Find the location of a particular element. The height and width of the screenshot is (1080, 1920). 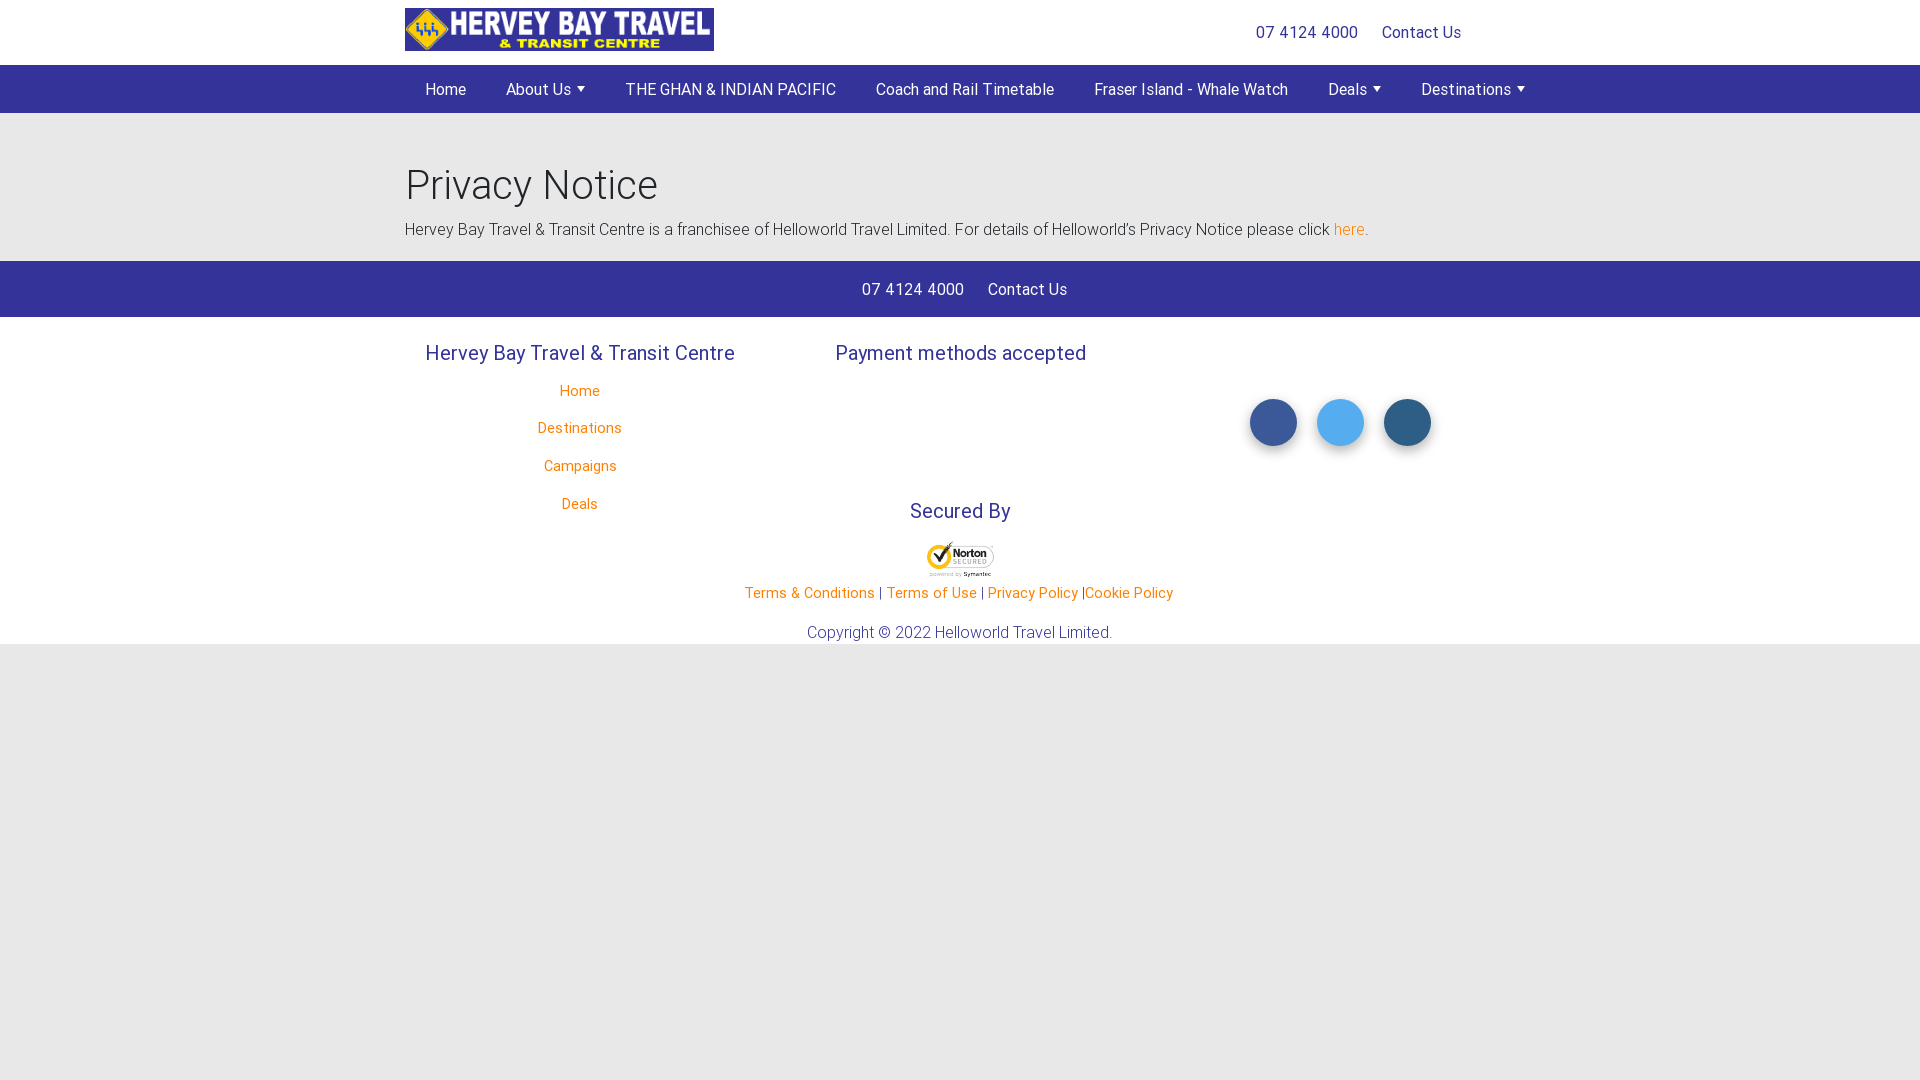

'Deals' is located at coordinates (579, 504).